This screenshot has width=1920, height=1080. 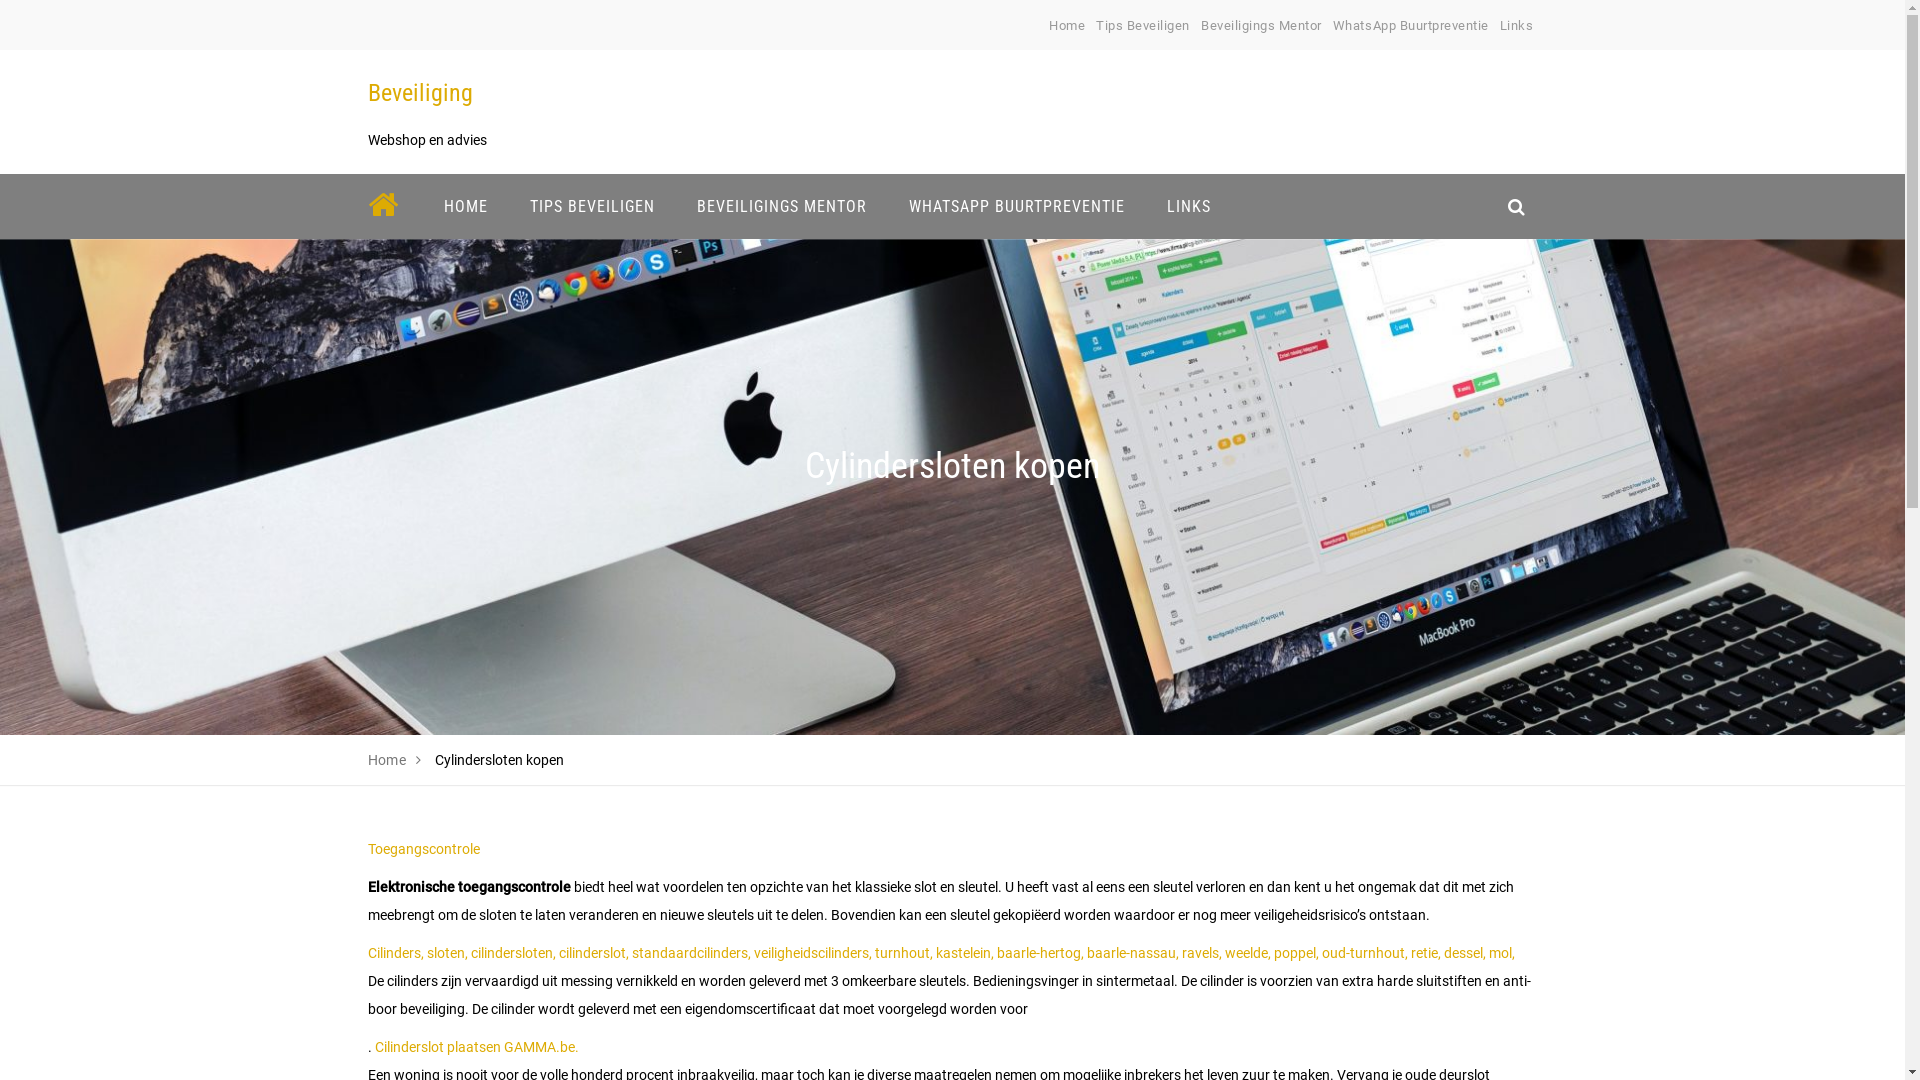 I want to click on 'Cilinderslot plaatsen GAMMA.be.', so click(x=474, y=1045).